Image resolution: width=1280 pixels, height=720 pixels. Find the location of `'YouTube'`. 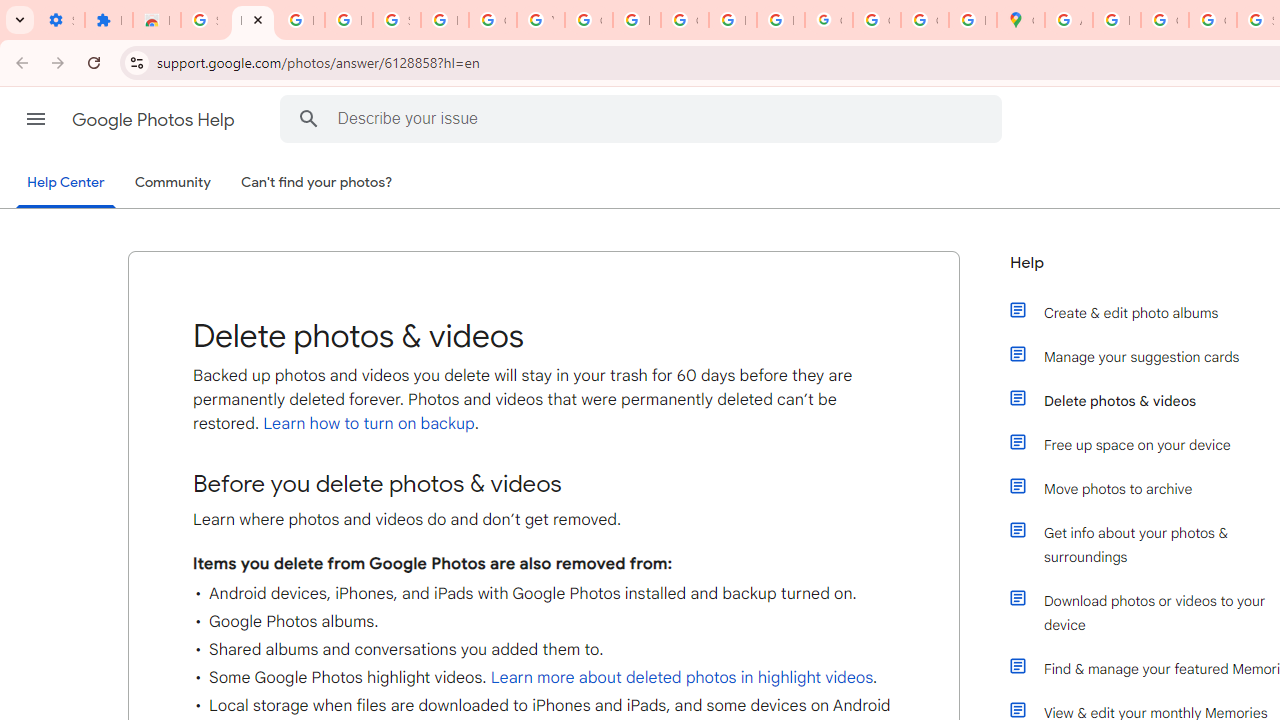

'YouTube' is located at coordinates (540, 20).